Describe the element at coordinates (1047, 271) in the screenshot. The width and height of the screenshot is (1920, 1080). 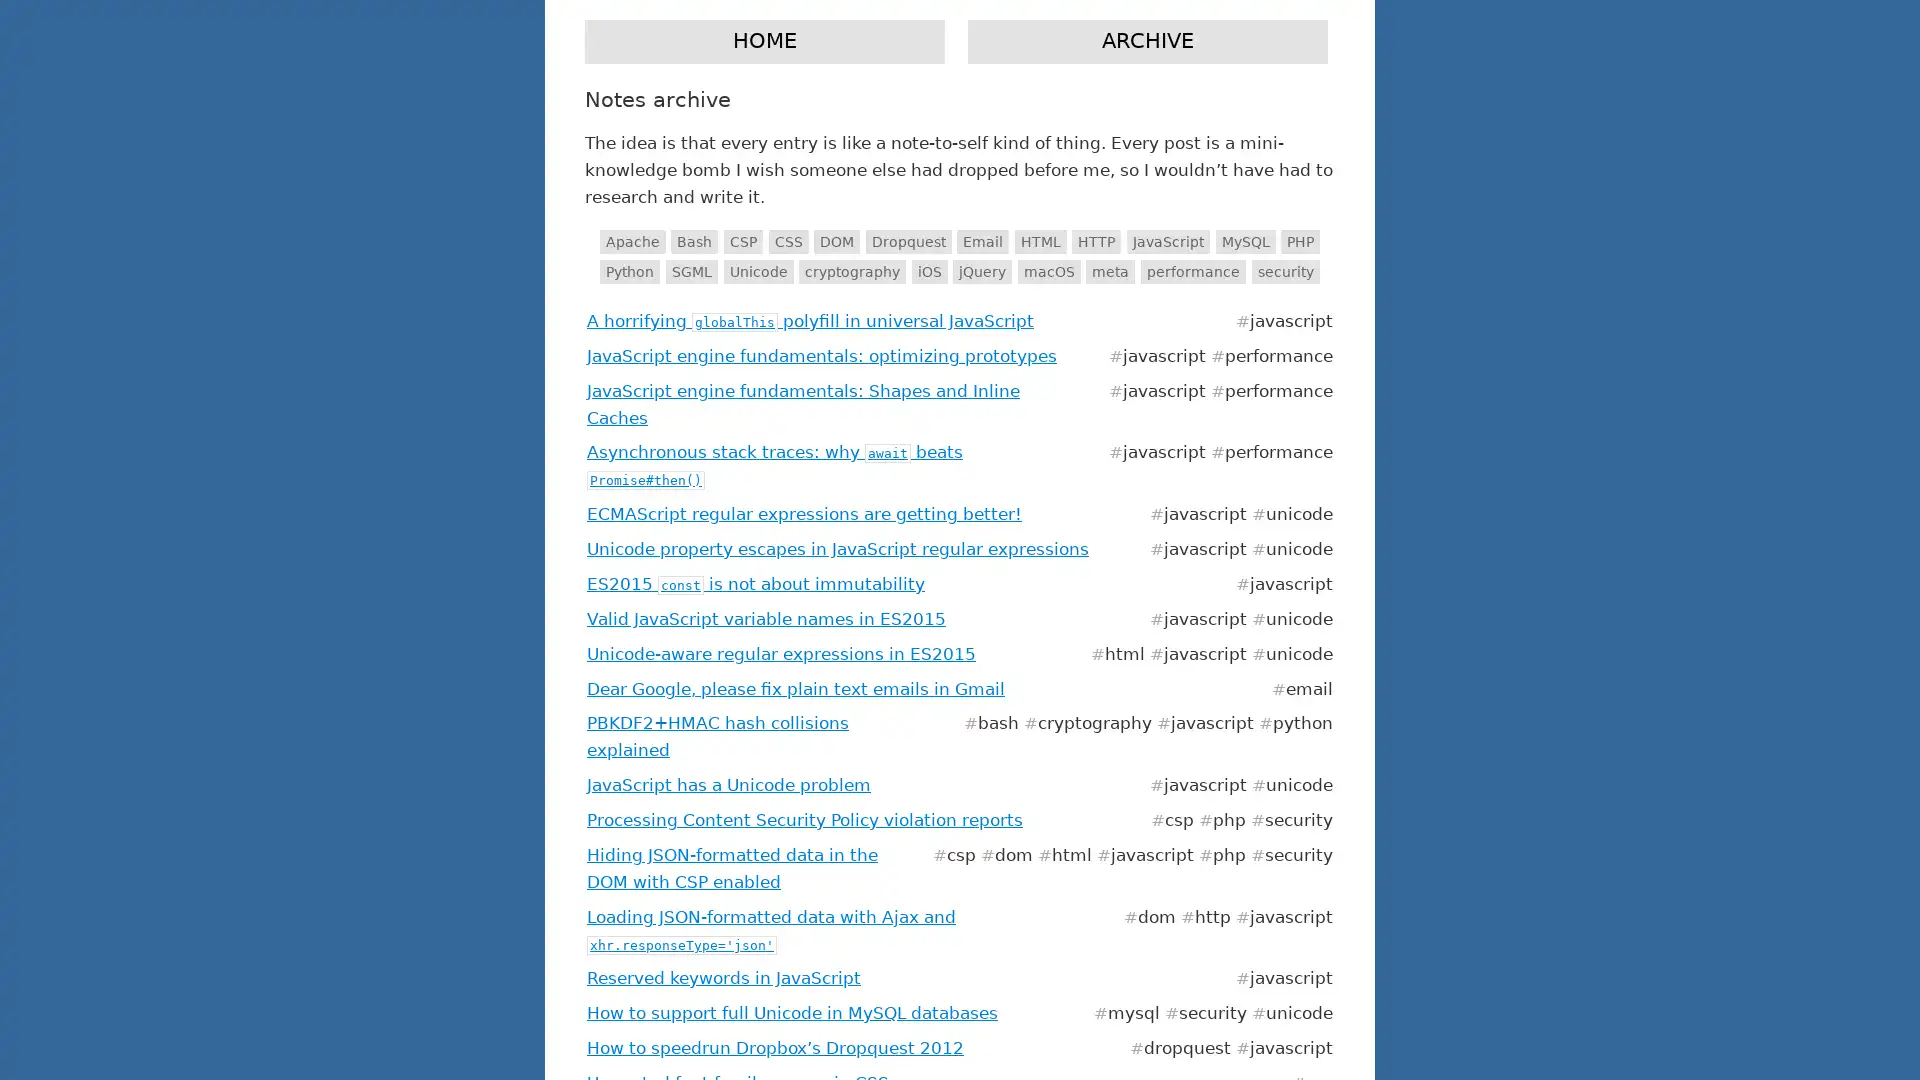
I see `macOS` at that location.